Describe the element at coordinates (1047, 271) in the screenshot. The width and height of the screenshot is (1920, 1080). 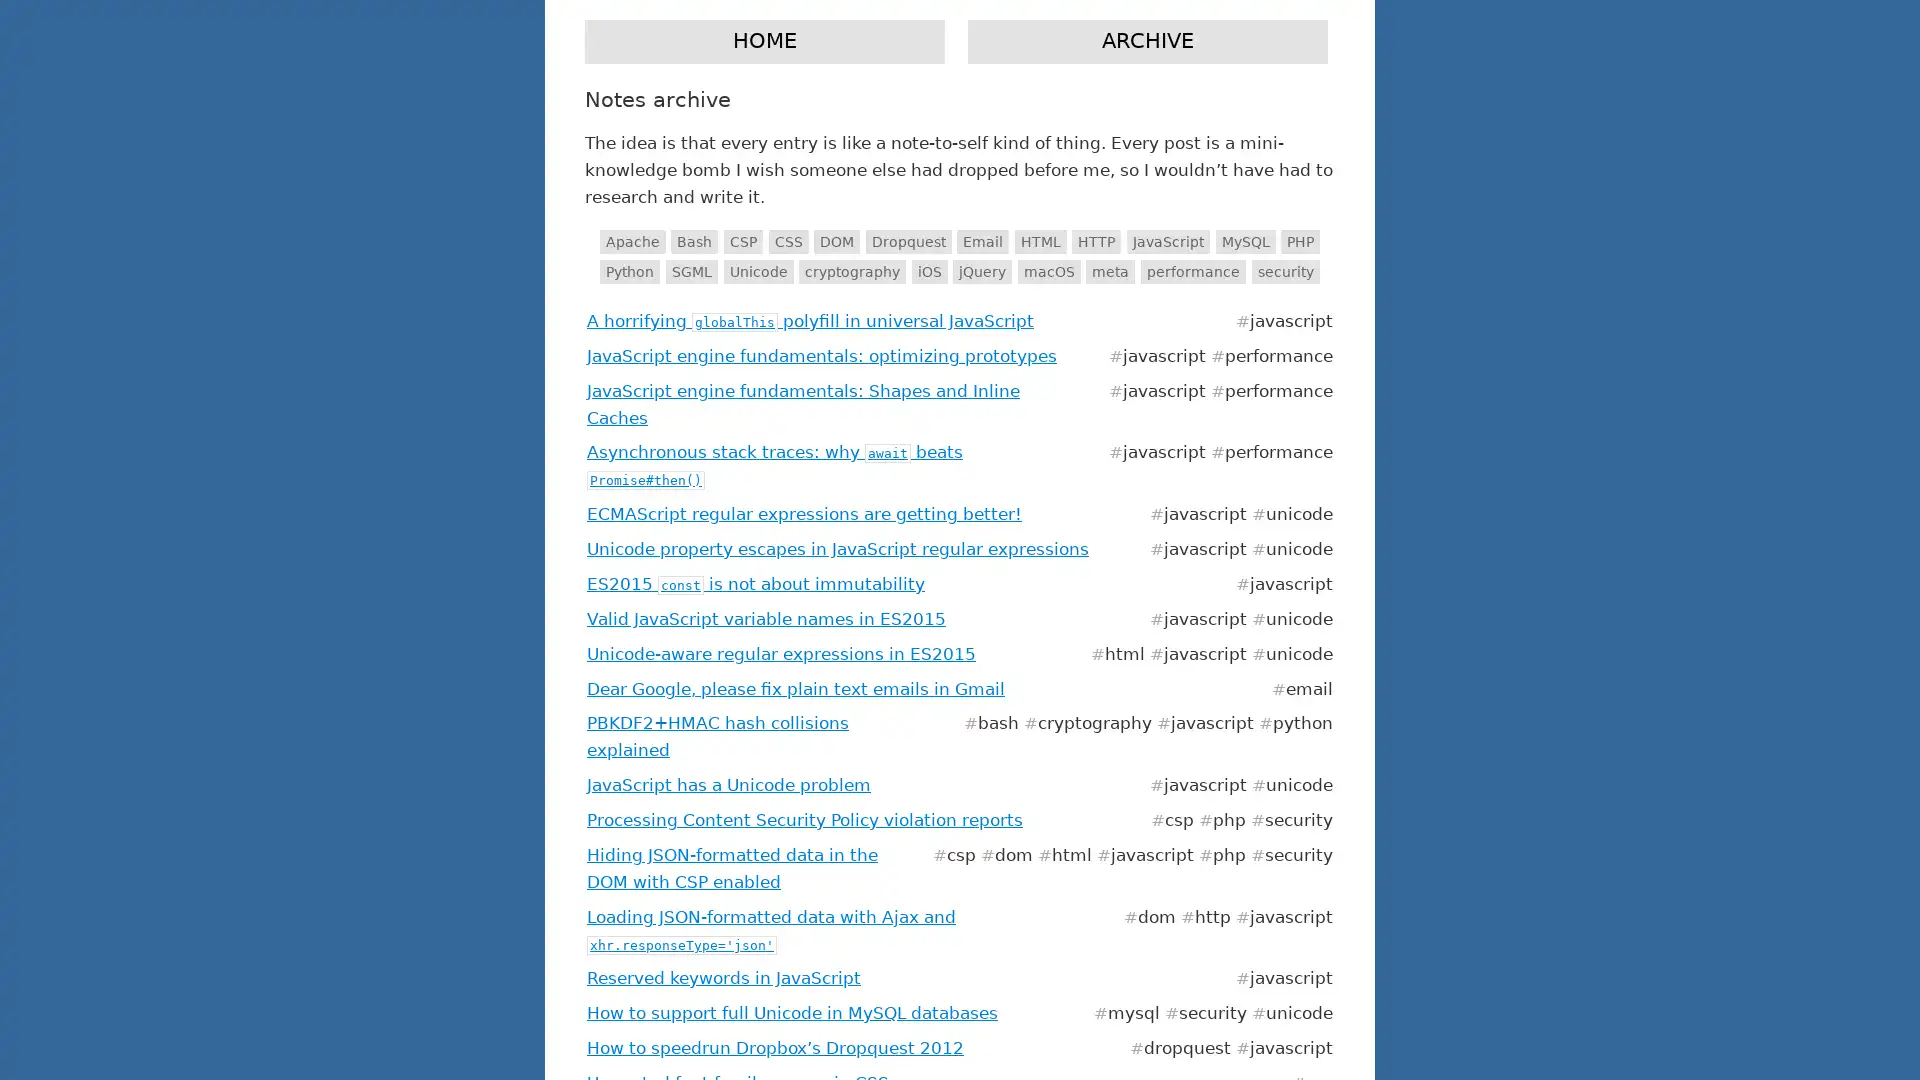
I see `macOS` at that location.